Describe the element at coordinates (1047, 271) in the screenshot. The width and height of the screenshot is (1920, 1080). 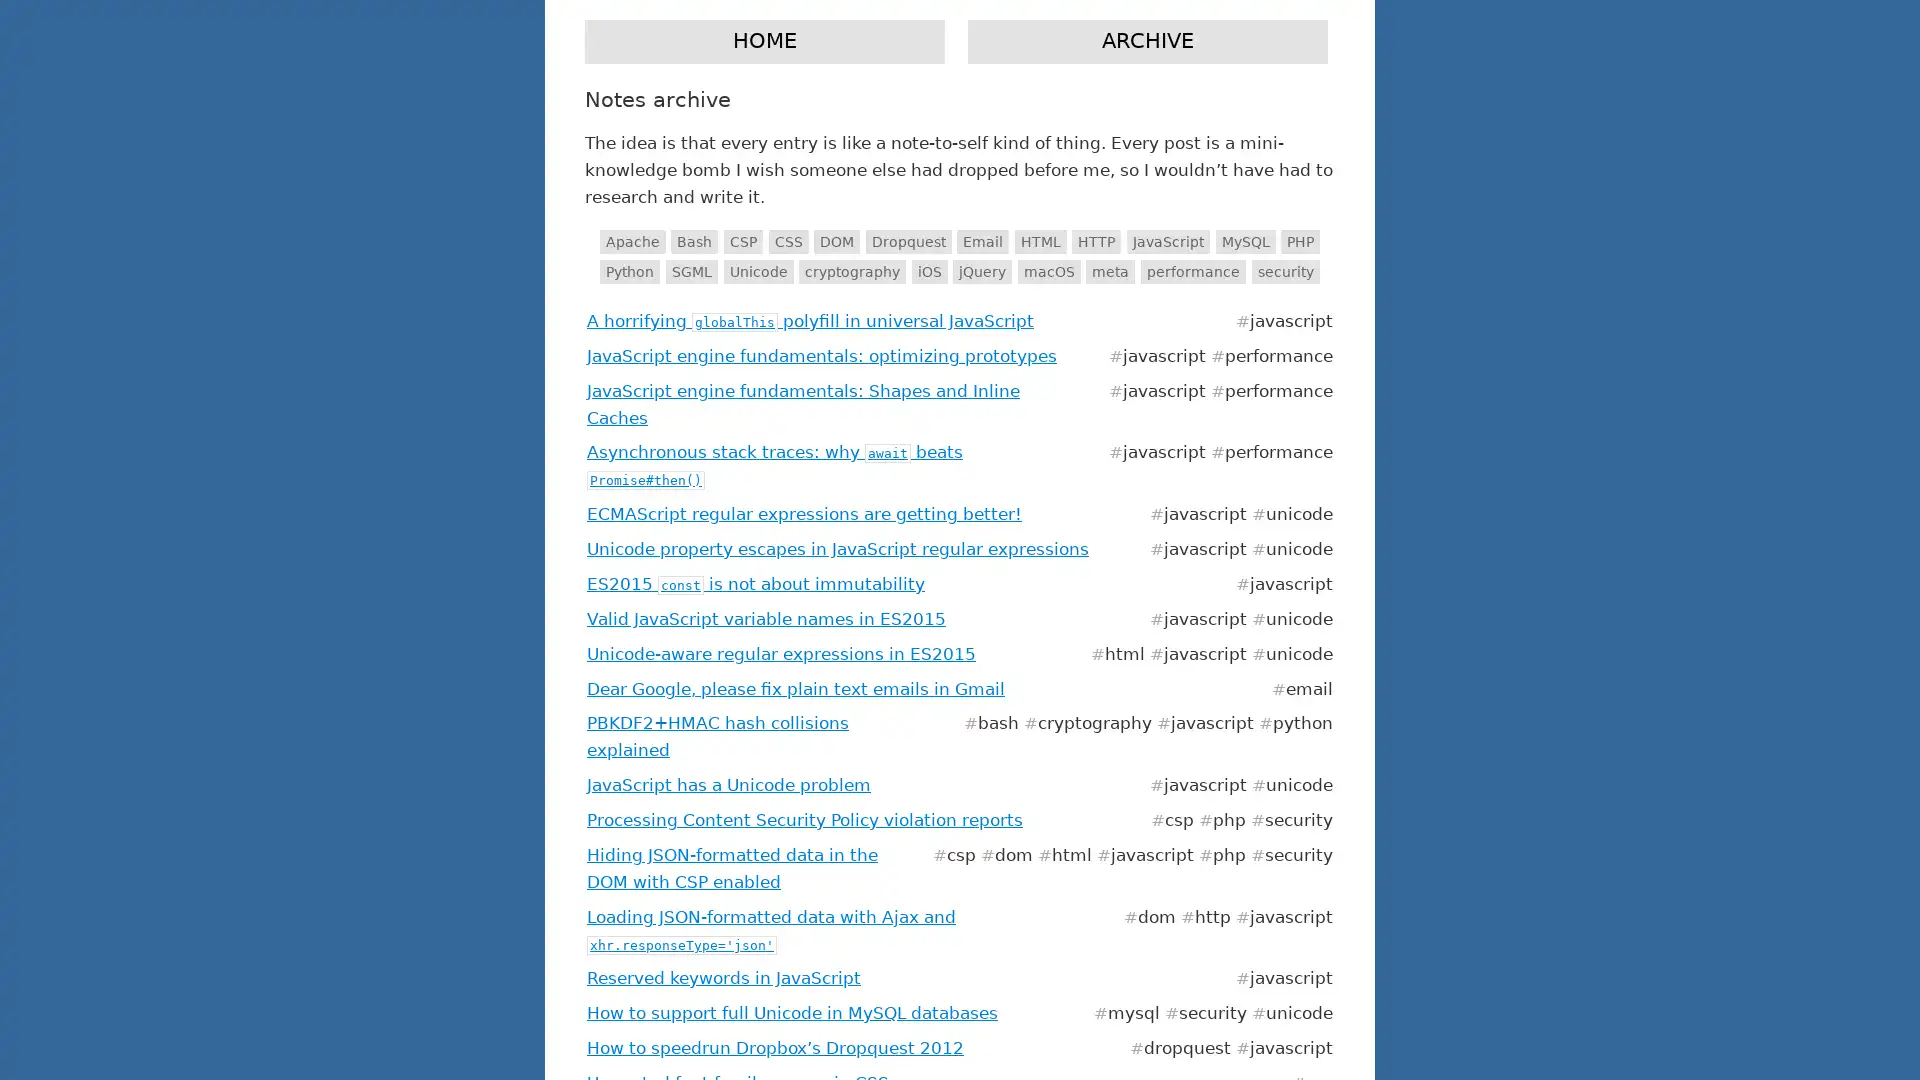
I see `macOS` at that location.